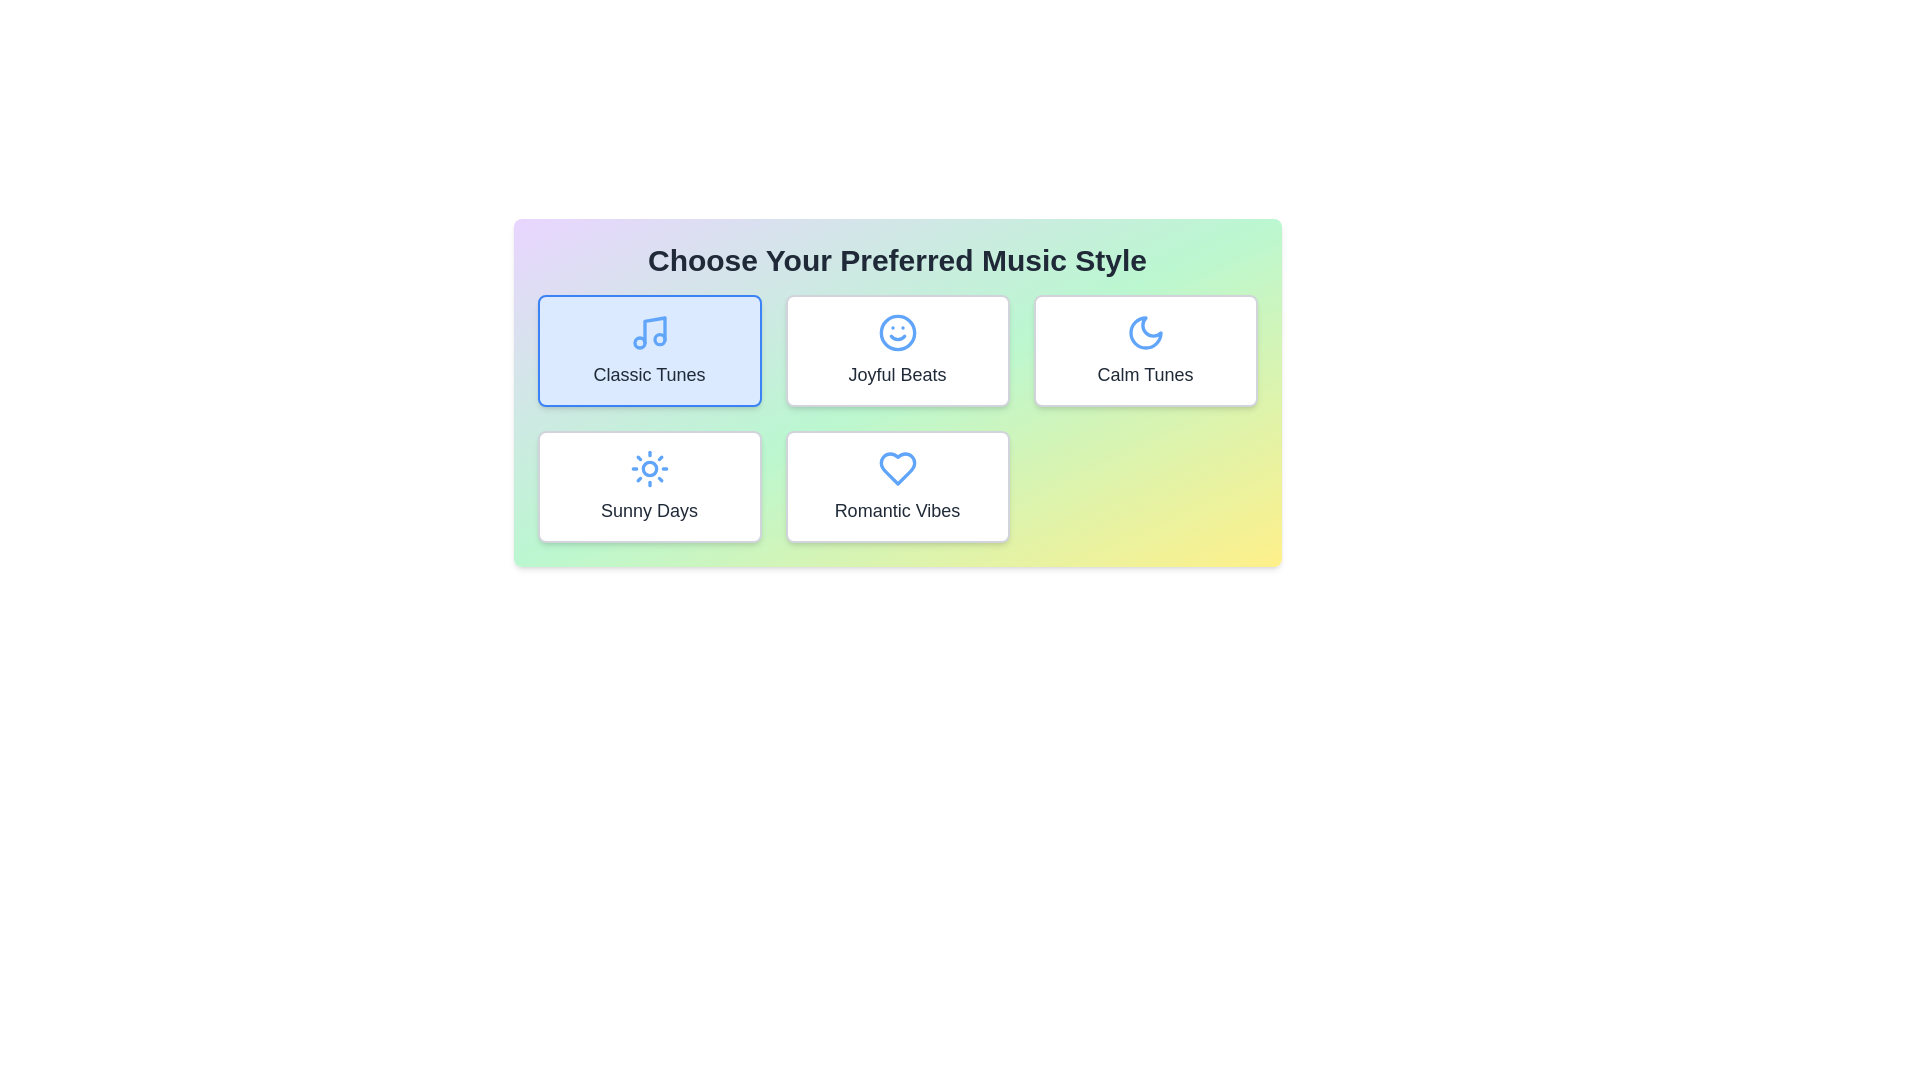  What do you see at coordinates (649, 469) in the screenshot?
I see `the sun icon within the 'Sunny Days' card located in the lower left corner of the six-card grid layout` at bounding box center [649, 469].